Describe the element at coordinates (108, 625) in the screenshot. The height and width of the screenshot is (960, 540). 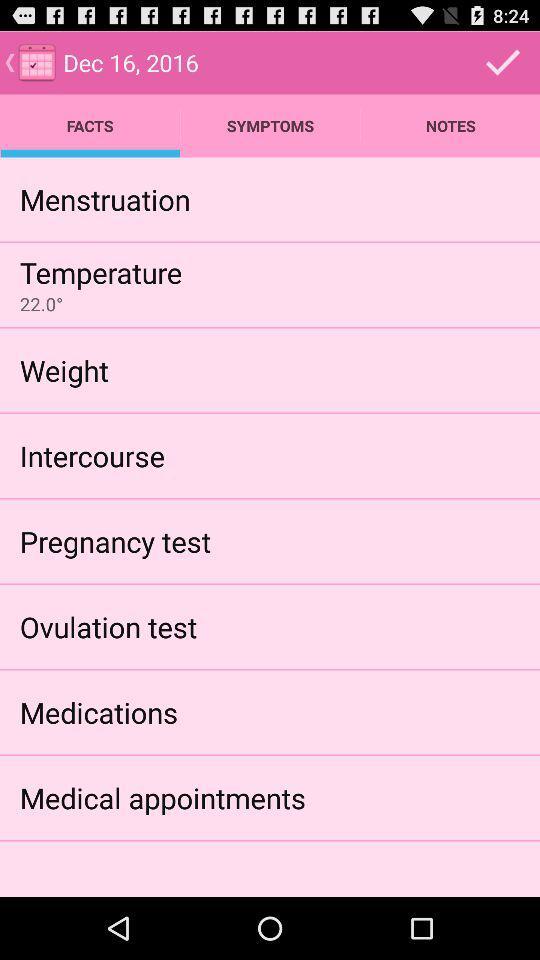
I see `the ovulation test icon` at that location.